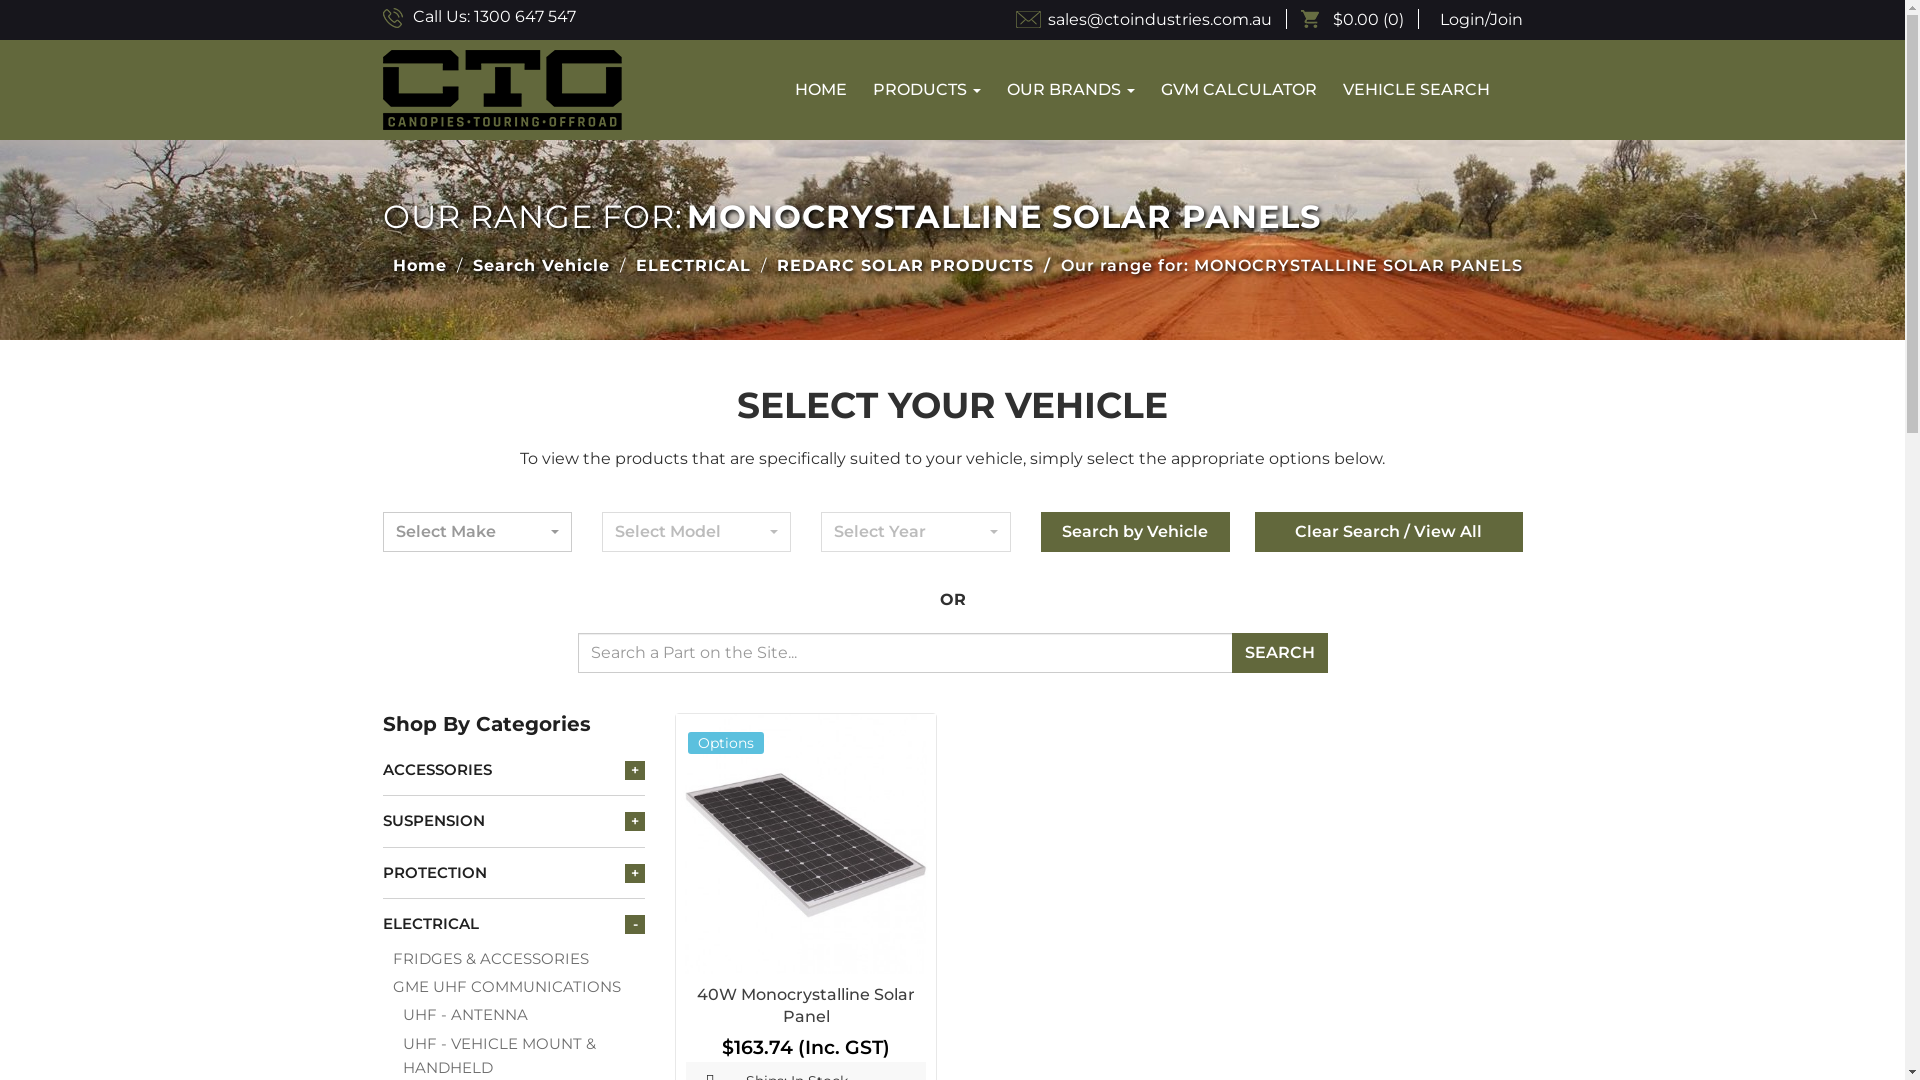 This screenshot has height=1080, width=1920. What do you see at coordinates (513, 871) in the screenshot?
I see `'PROTECTION'` at bounding box center [513, 871].